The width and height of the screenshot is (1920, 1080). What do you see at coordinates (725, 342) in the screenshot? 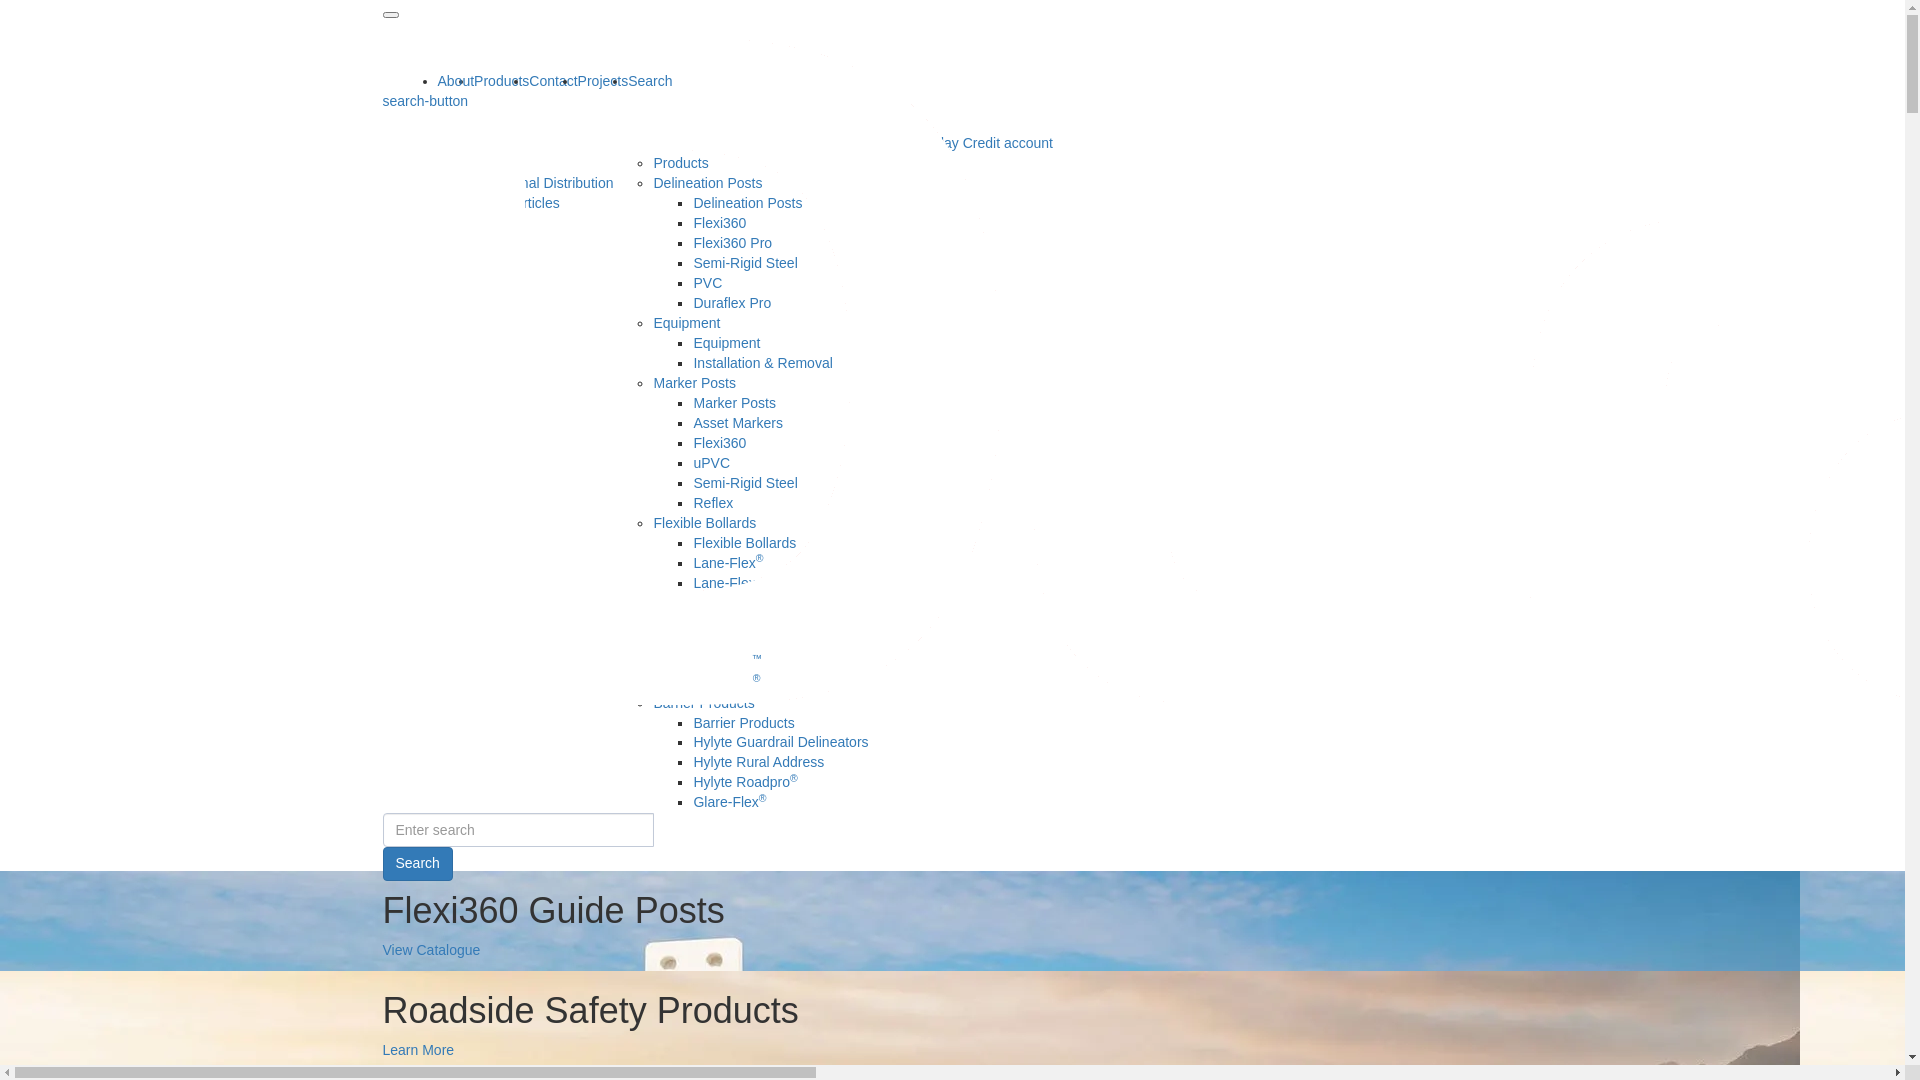
I see `'Equipment'` at bounding box center [725, 342].